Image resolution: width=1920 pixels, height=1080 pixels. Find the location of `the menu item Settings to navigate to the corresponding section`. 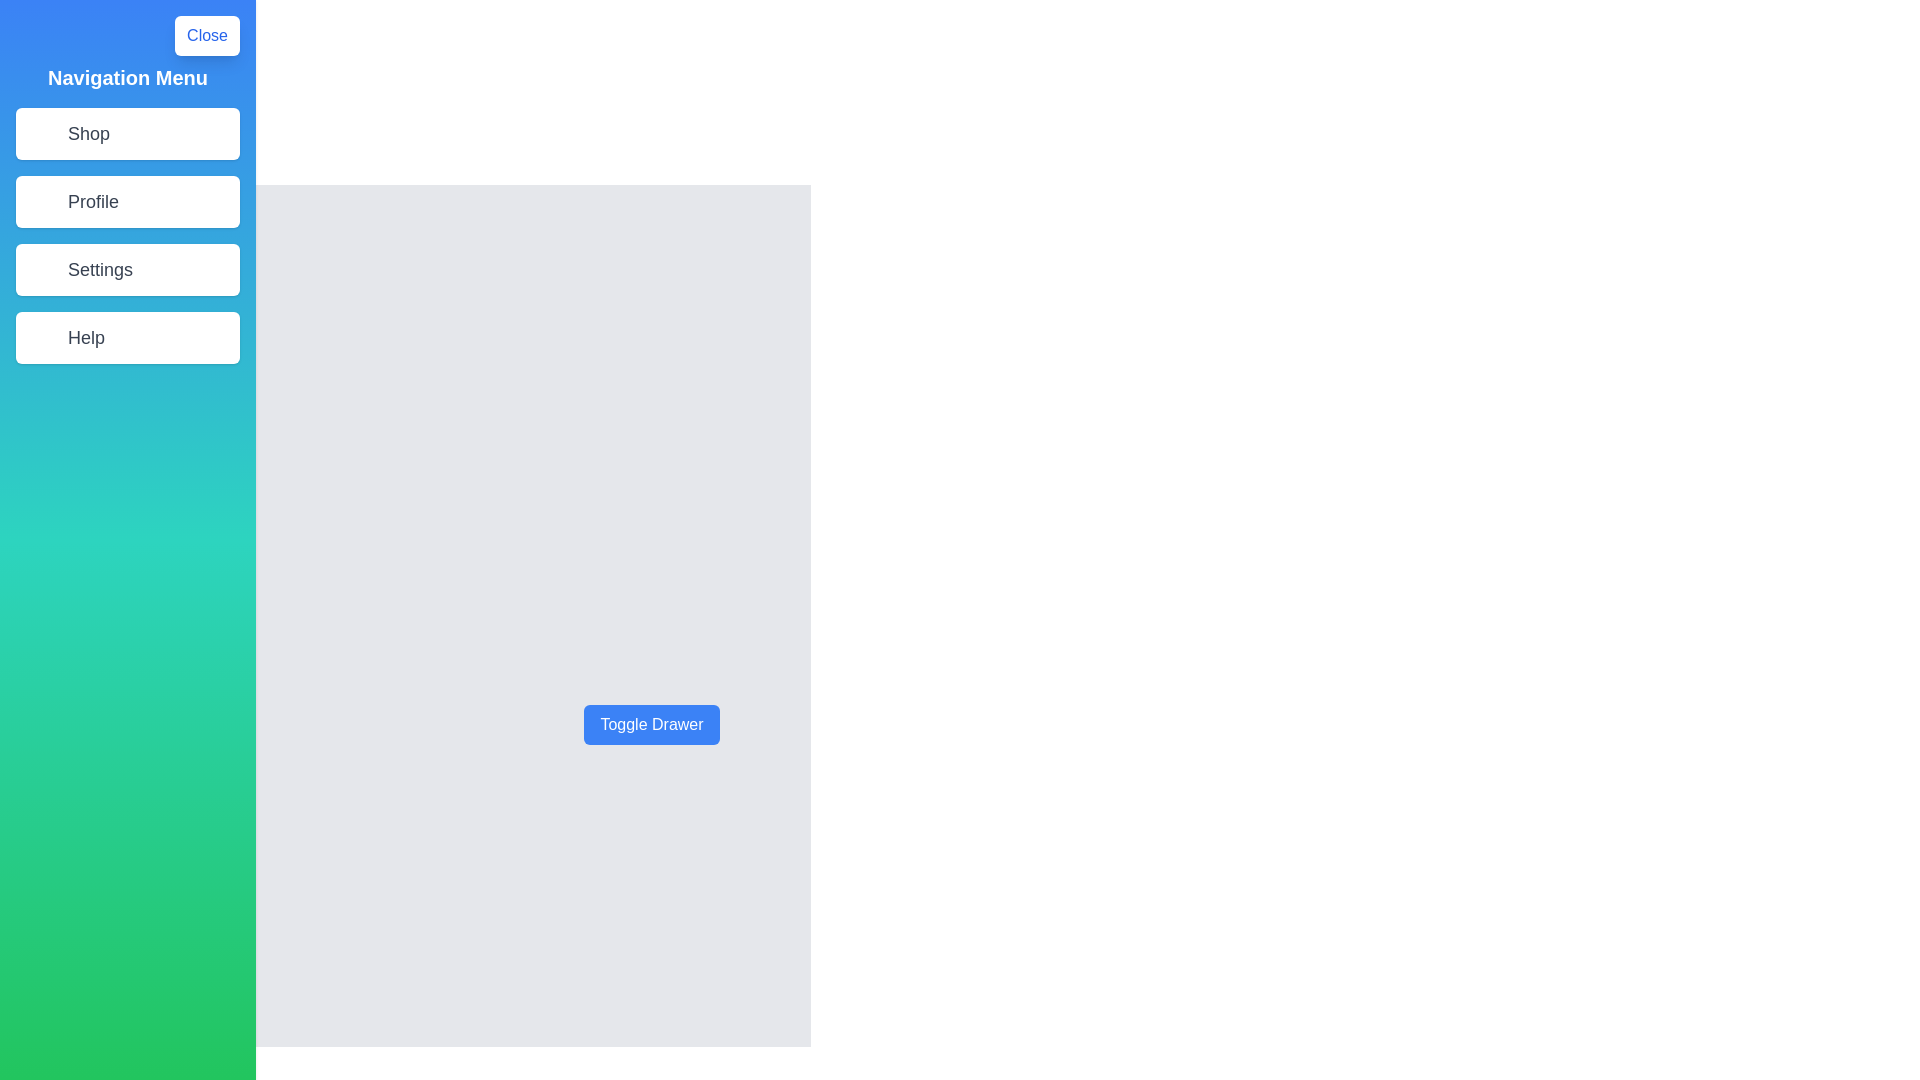

the menu item Settings to navigate to the corresponding section is located at coordinates (127, 270).